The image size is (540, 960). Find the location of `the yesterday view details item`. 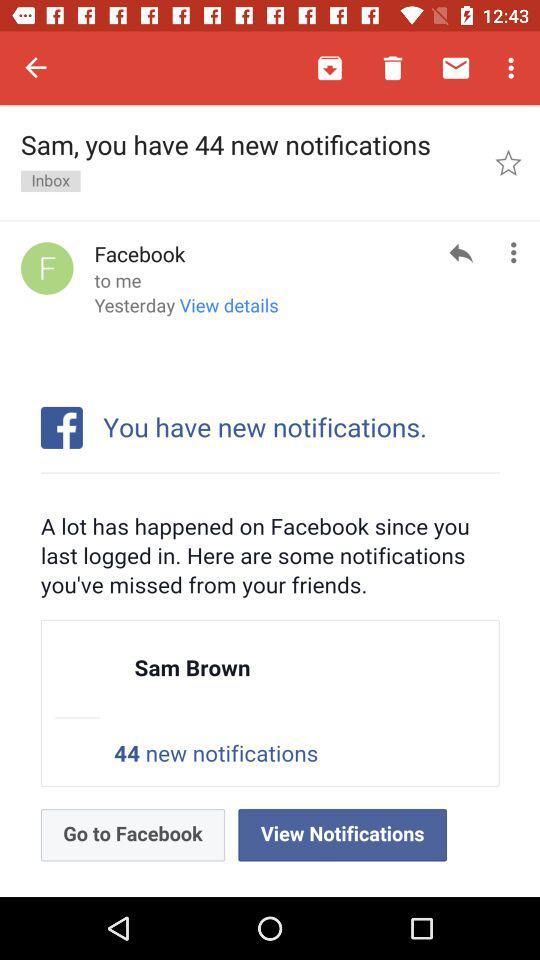

the yesterday view details item is located at coordinates (186, 313).